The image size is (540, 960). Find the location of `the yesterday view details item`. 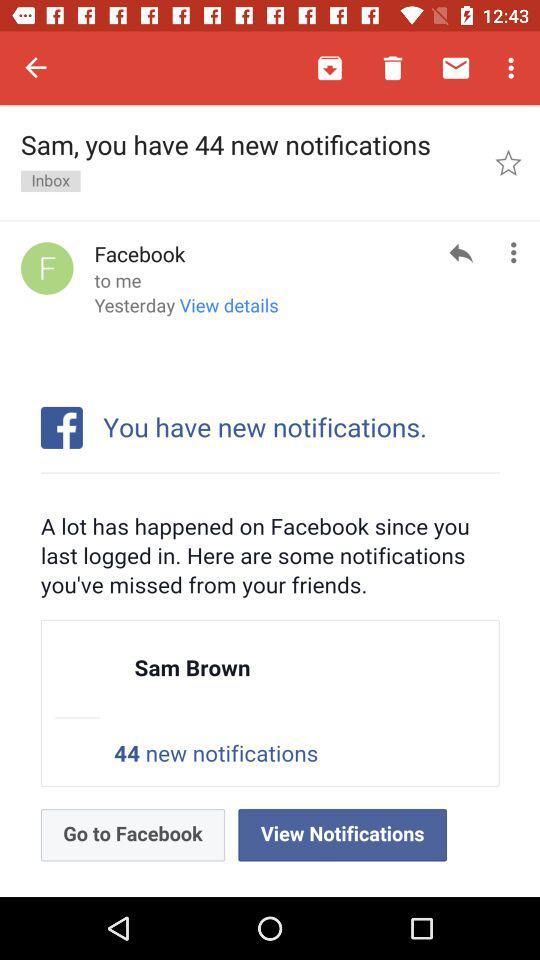

the yesterday view details item is located at coordinates (186, 313).